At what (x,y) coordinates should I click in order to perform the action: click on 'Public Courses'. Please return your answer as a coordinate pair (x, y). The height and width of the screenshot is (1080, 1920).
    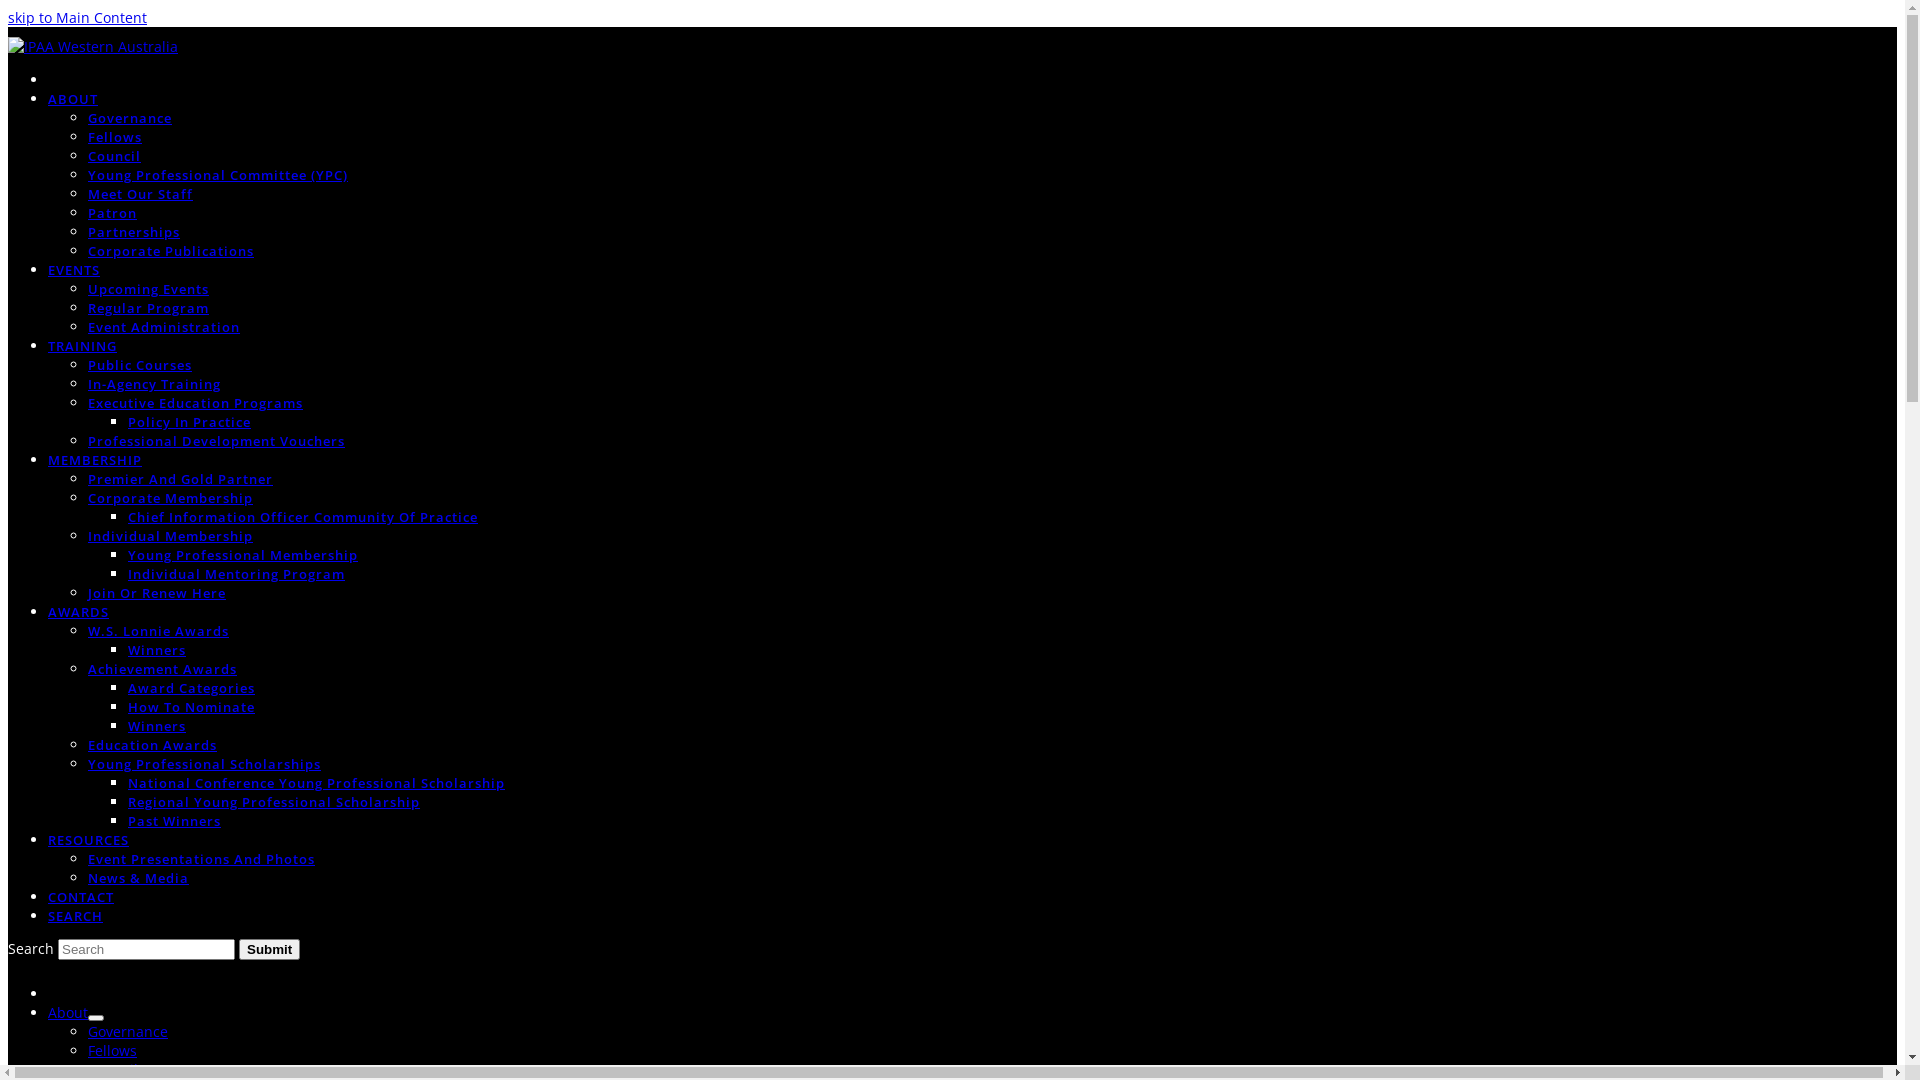
    Looking at the image, I should click on (138, 364).